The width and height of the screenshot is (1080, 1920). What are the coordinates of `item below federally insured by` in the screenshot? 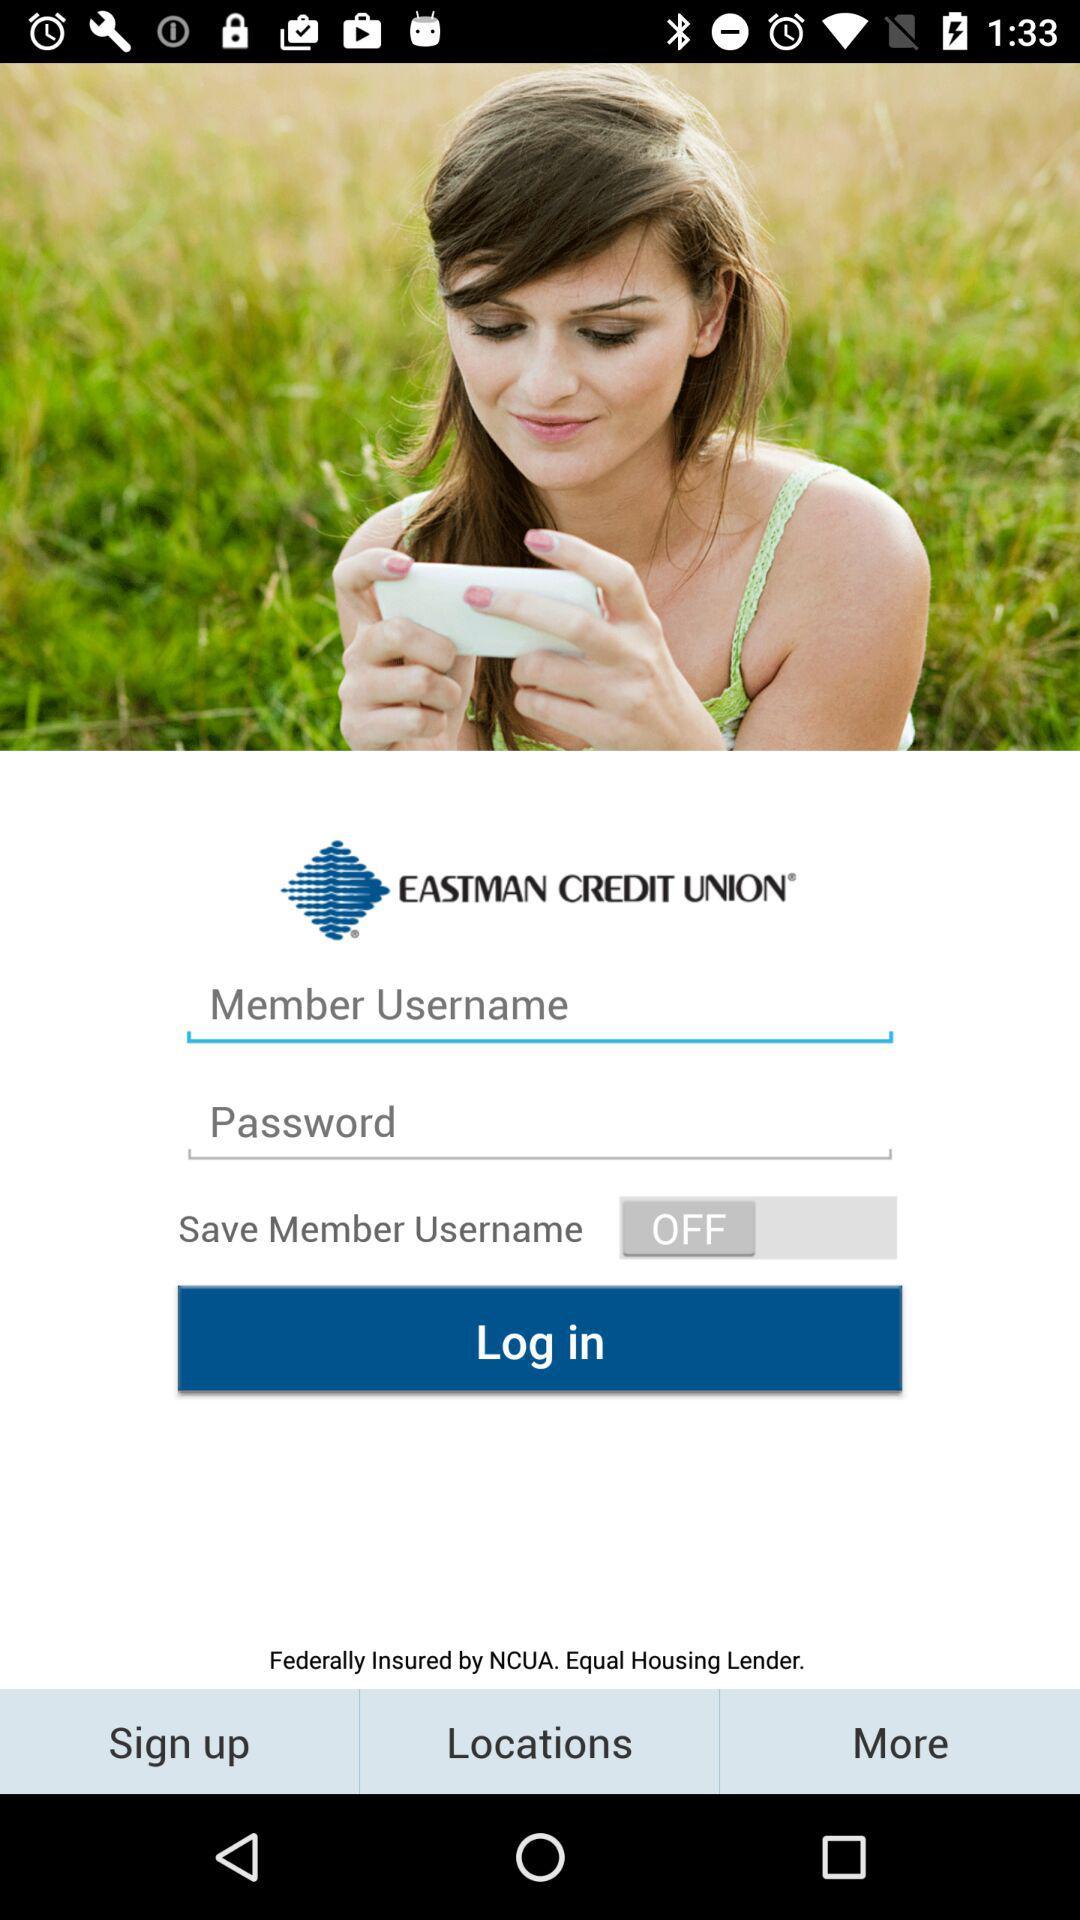 It's located at (898, 1740).